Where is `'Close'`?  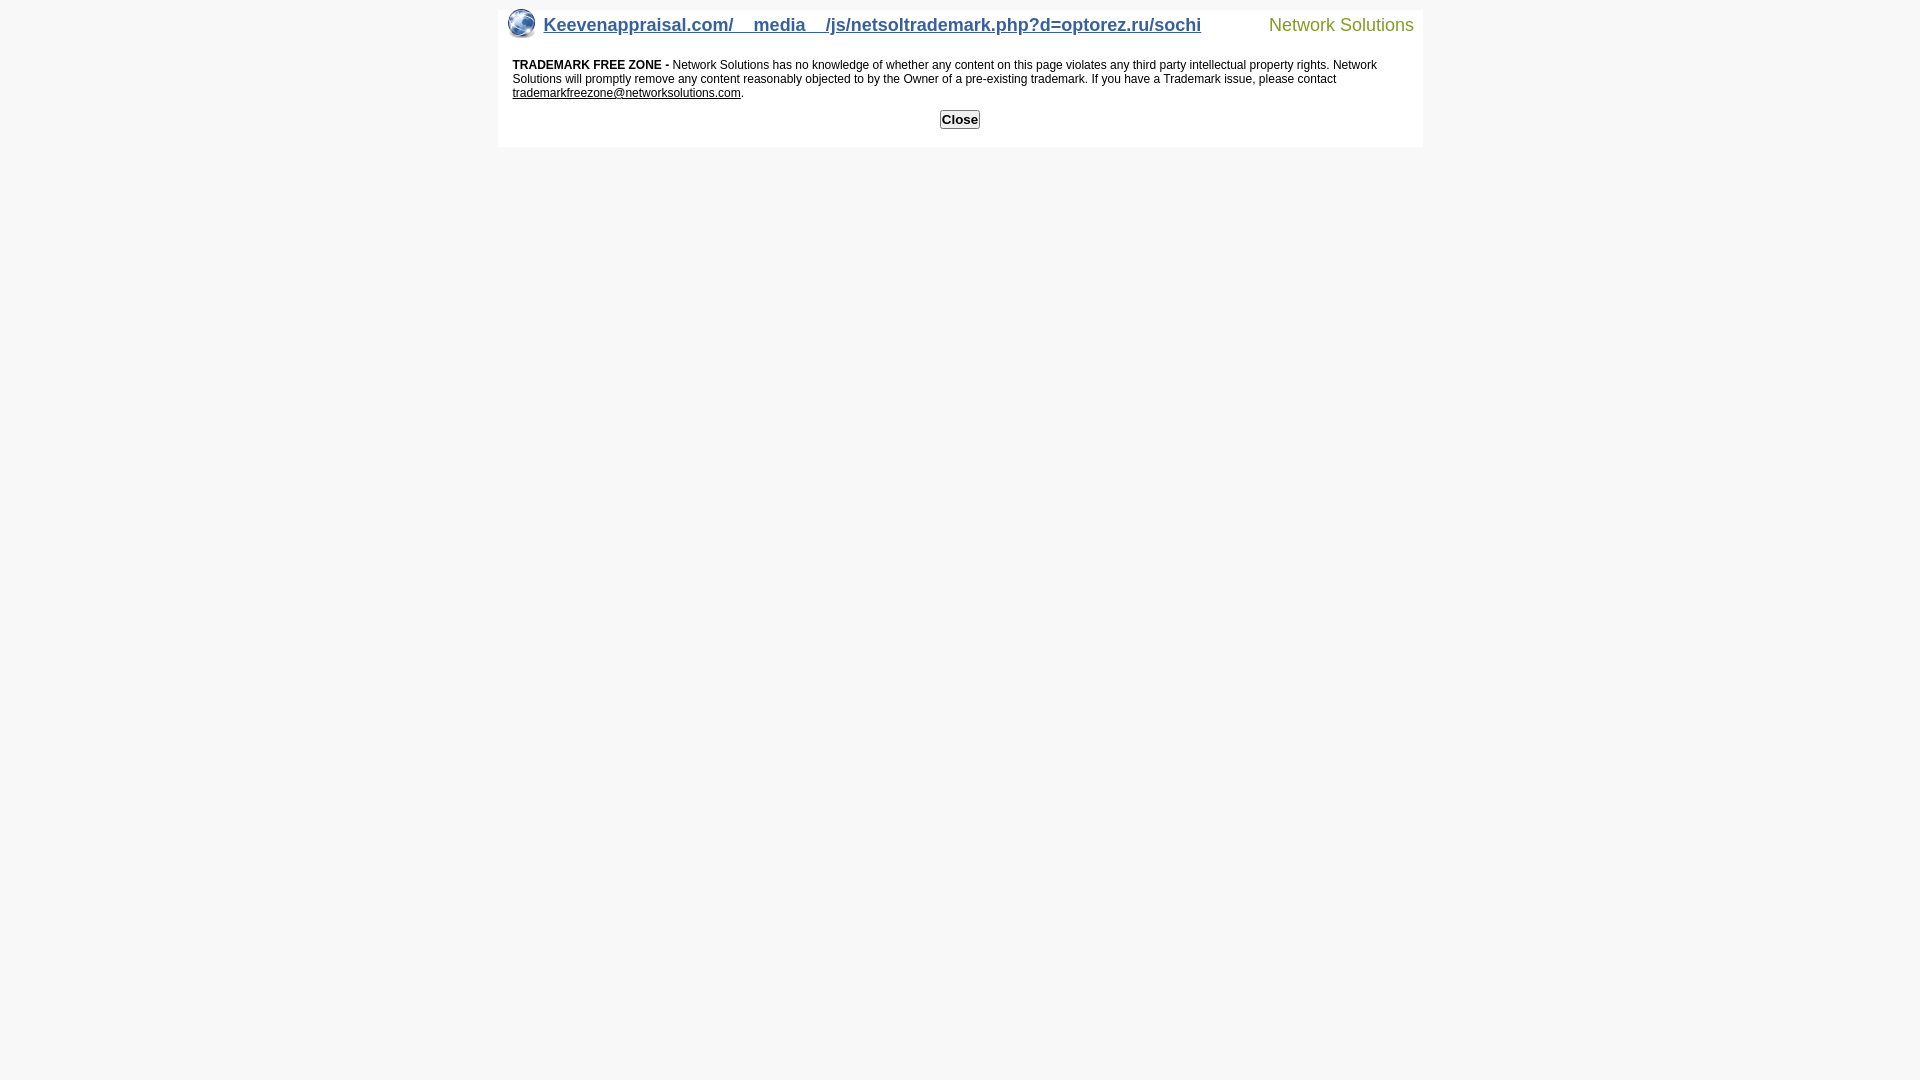 'Close' is located at coordinates (939, 119).